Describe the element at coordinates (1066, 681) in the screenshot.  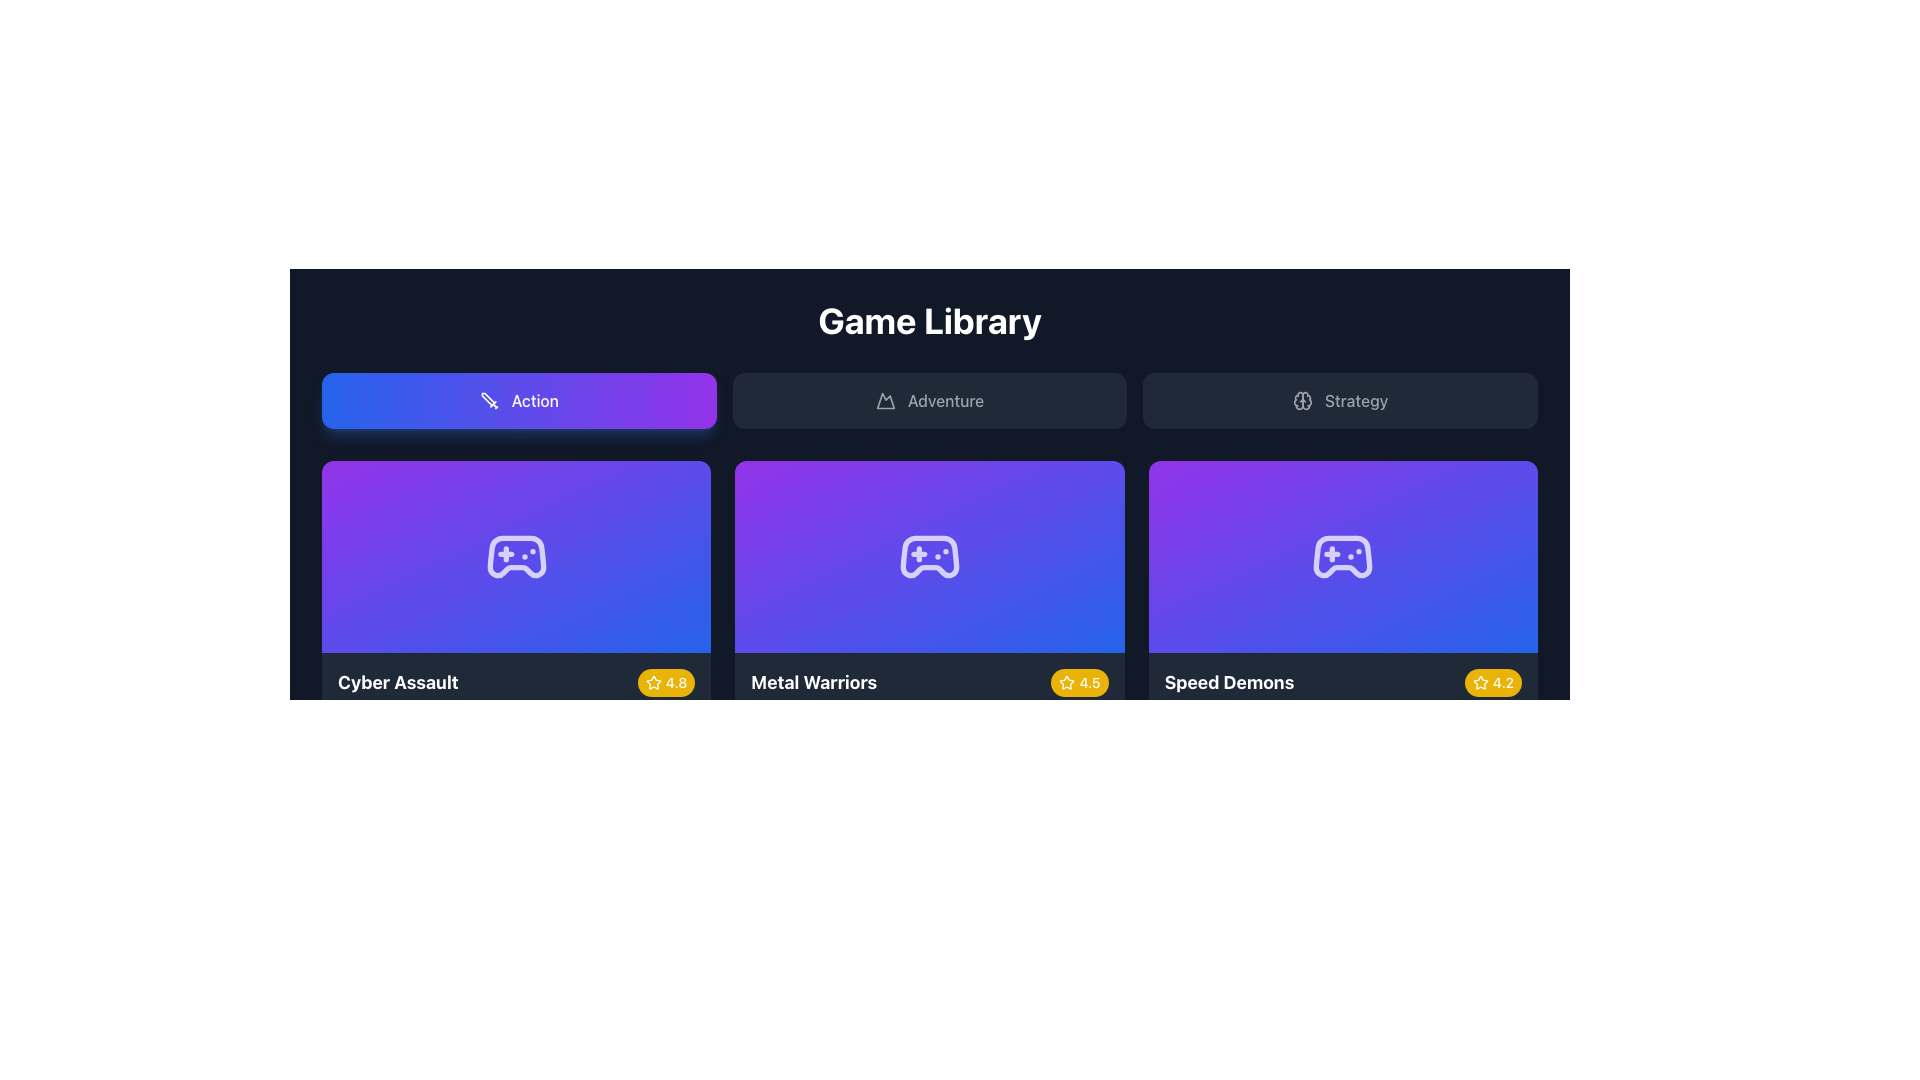
I see `the star rating icon located within the yellow badge at the bottom right of the second game card in the 'Game Library' section` at that location.